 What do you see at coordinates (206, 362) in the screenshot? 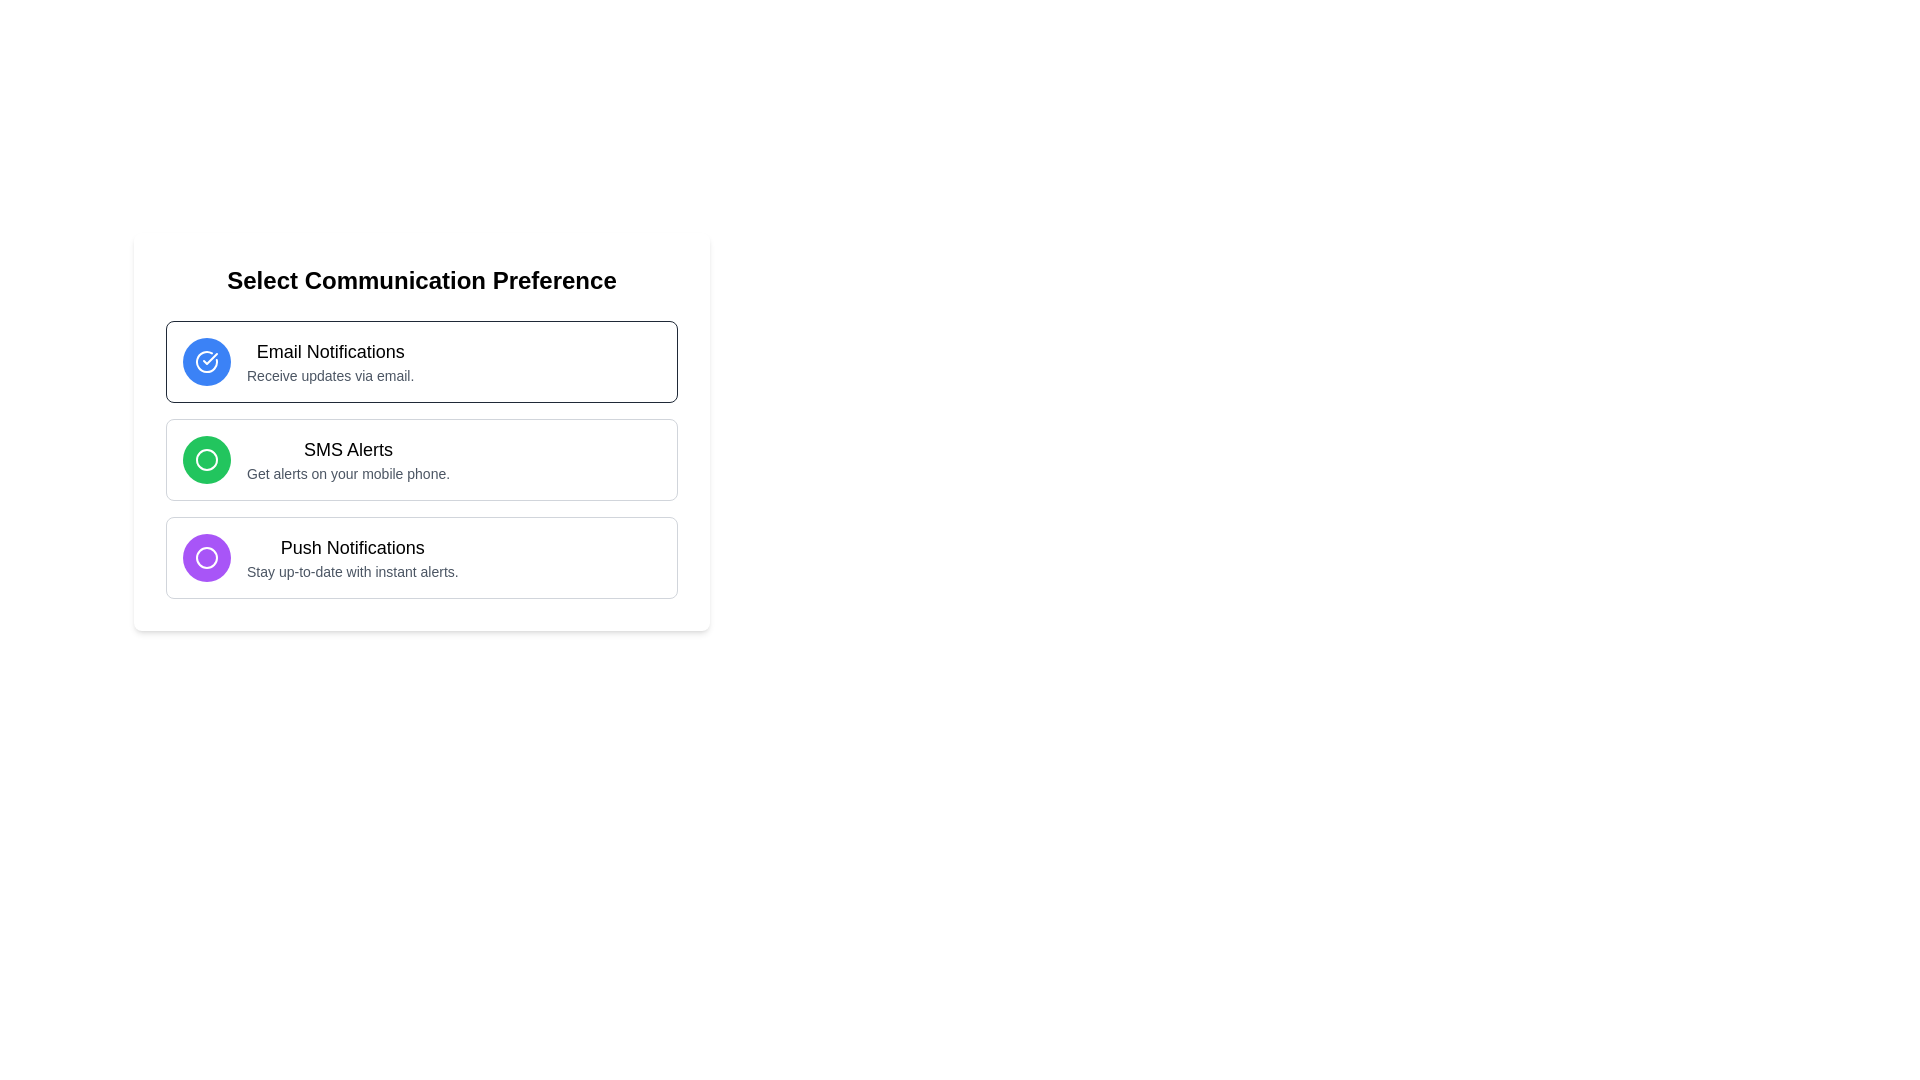
I see `the icon representing the 'Email Notifications' option, which is positioned at the top of the list of notification preferences within a rounded blue background circle` at bounding box center [206, 362].